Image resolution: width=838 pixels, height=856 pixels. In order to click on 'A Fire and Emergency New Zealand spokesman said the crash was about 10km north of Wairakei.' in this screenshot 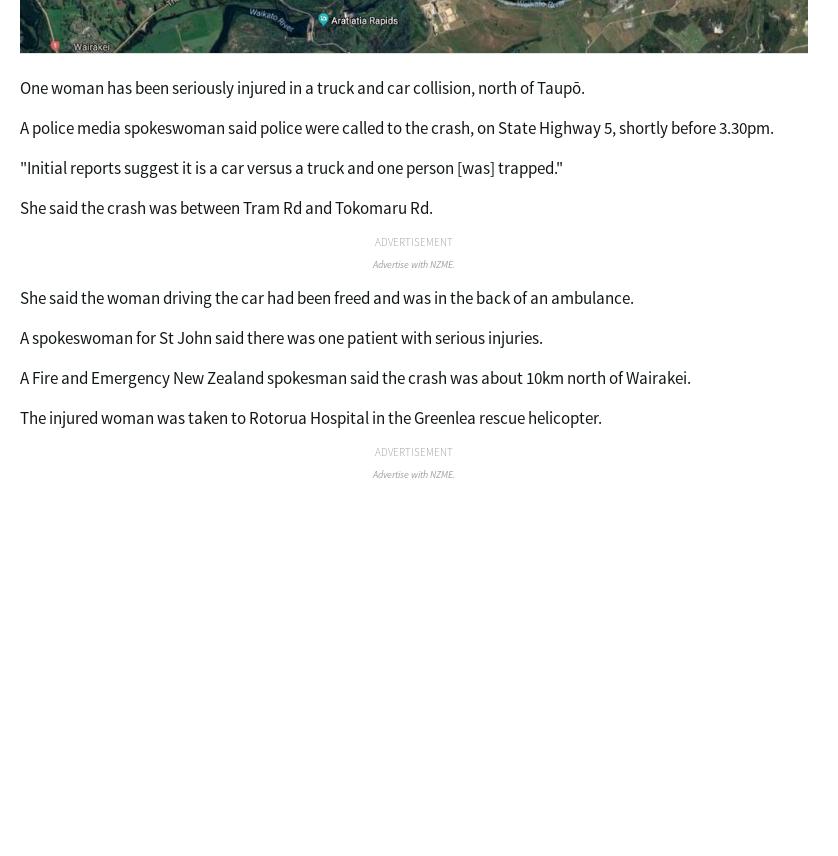, I will do `click(354, 378)`.